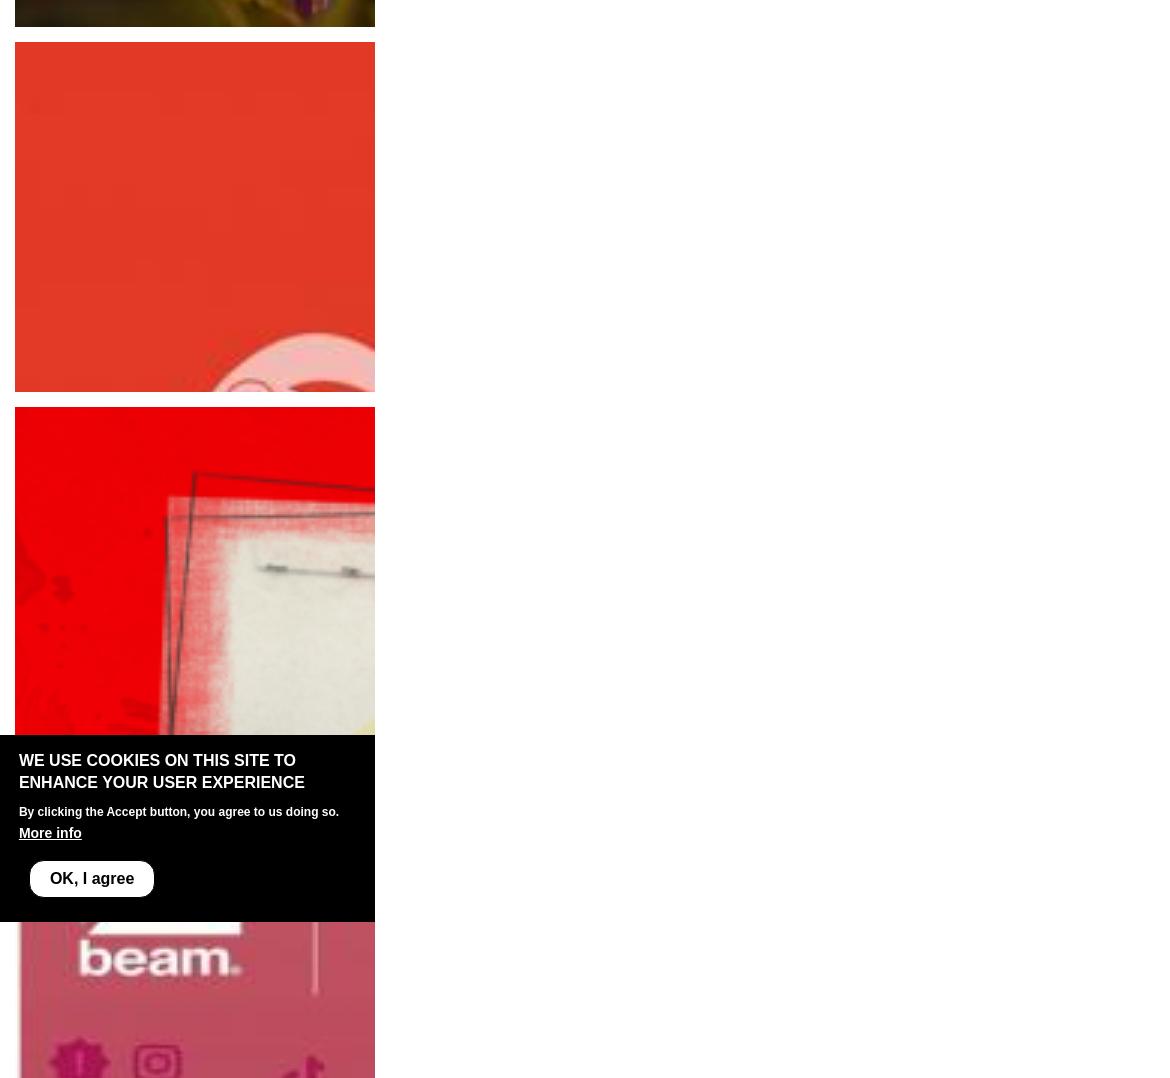 The image size is (1170, 1078). I want to click on 'Thursday, March 02, 2023', so click(108, 389).